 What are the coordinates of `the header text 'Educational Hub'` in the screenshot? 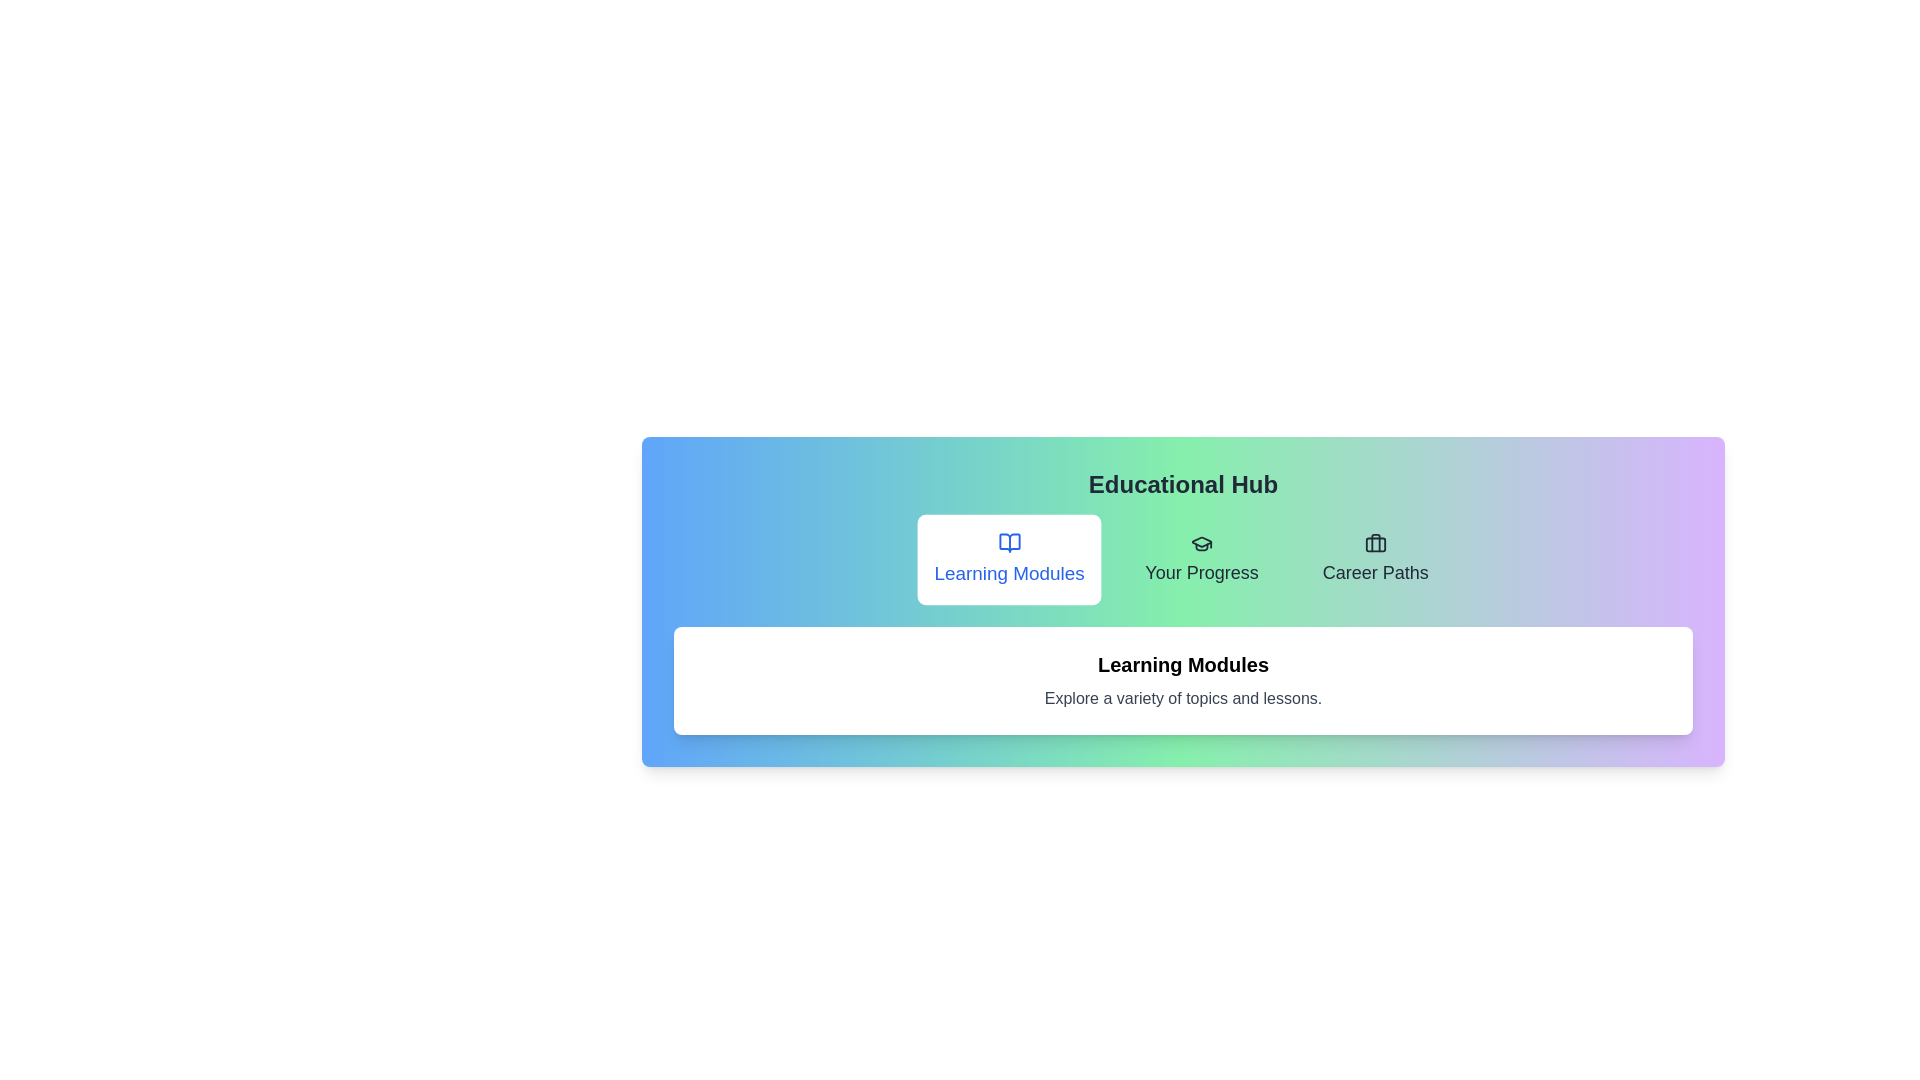 It's located at (1183, 485).